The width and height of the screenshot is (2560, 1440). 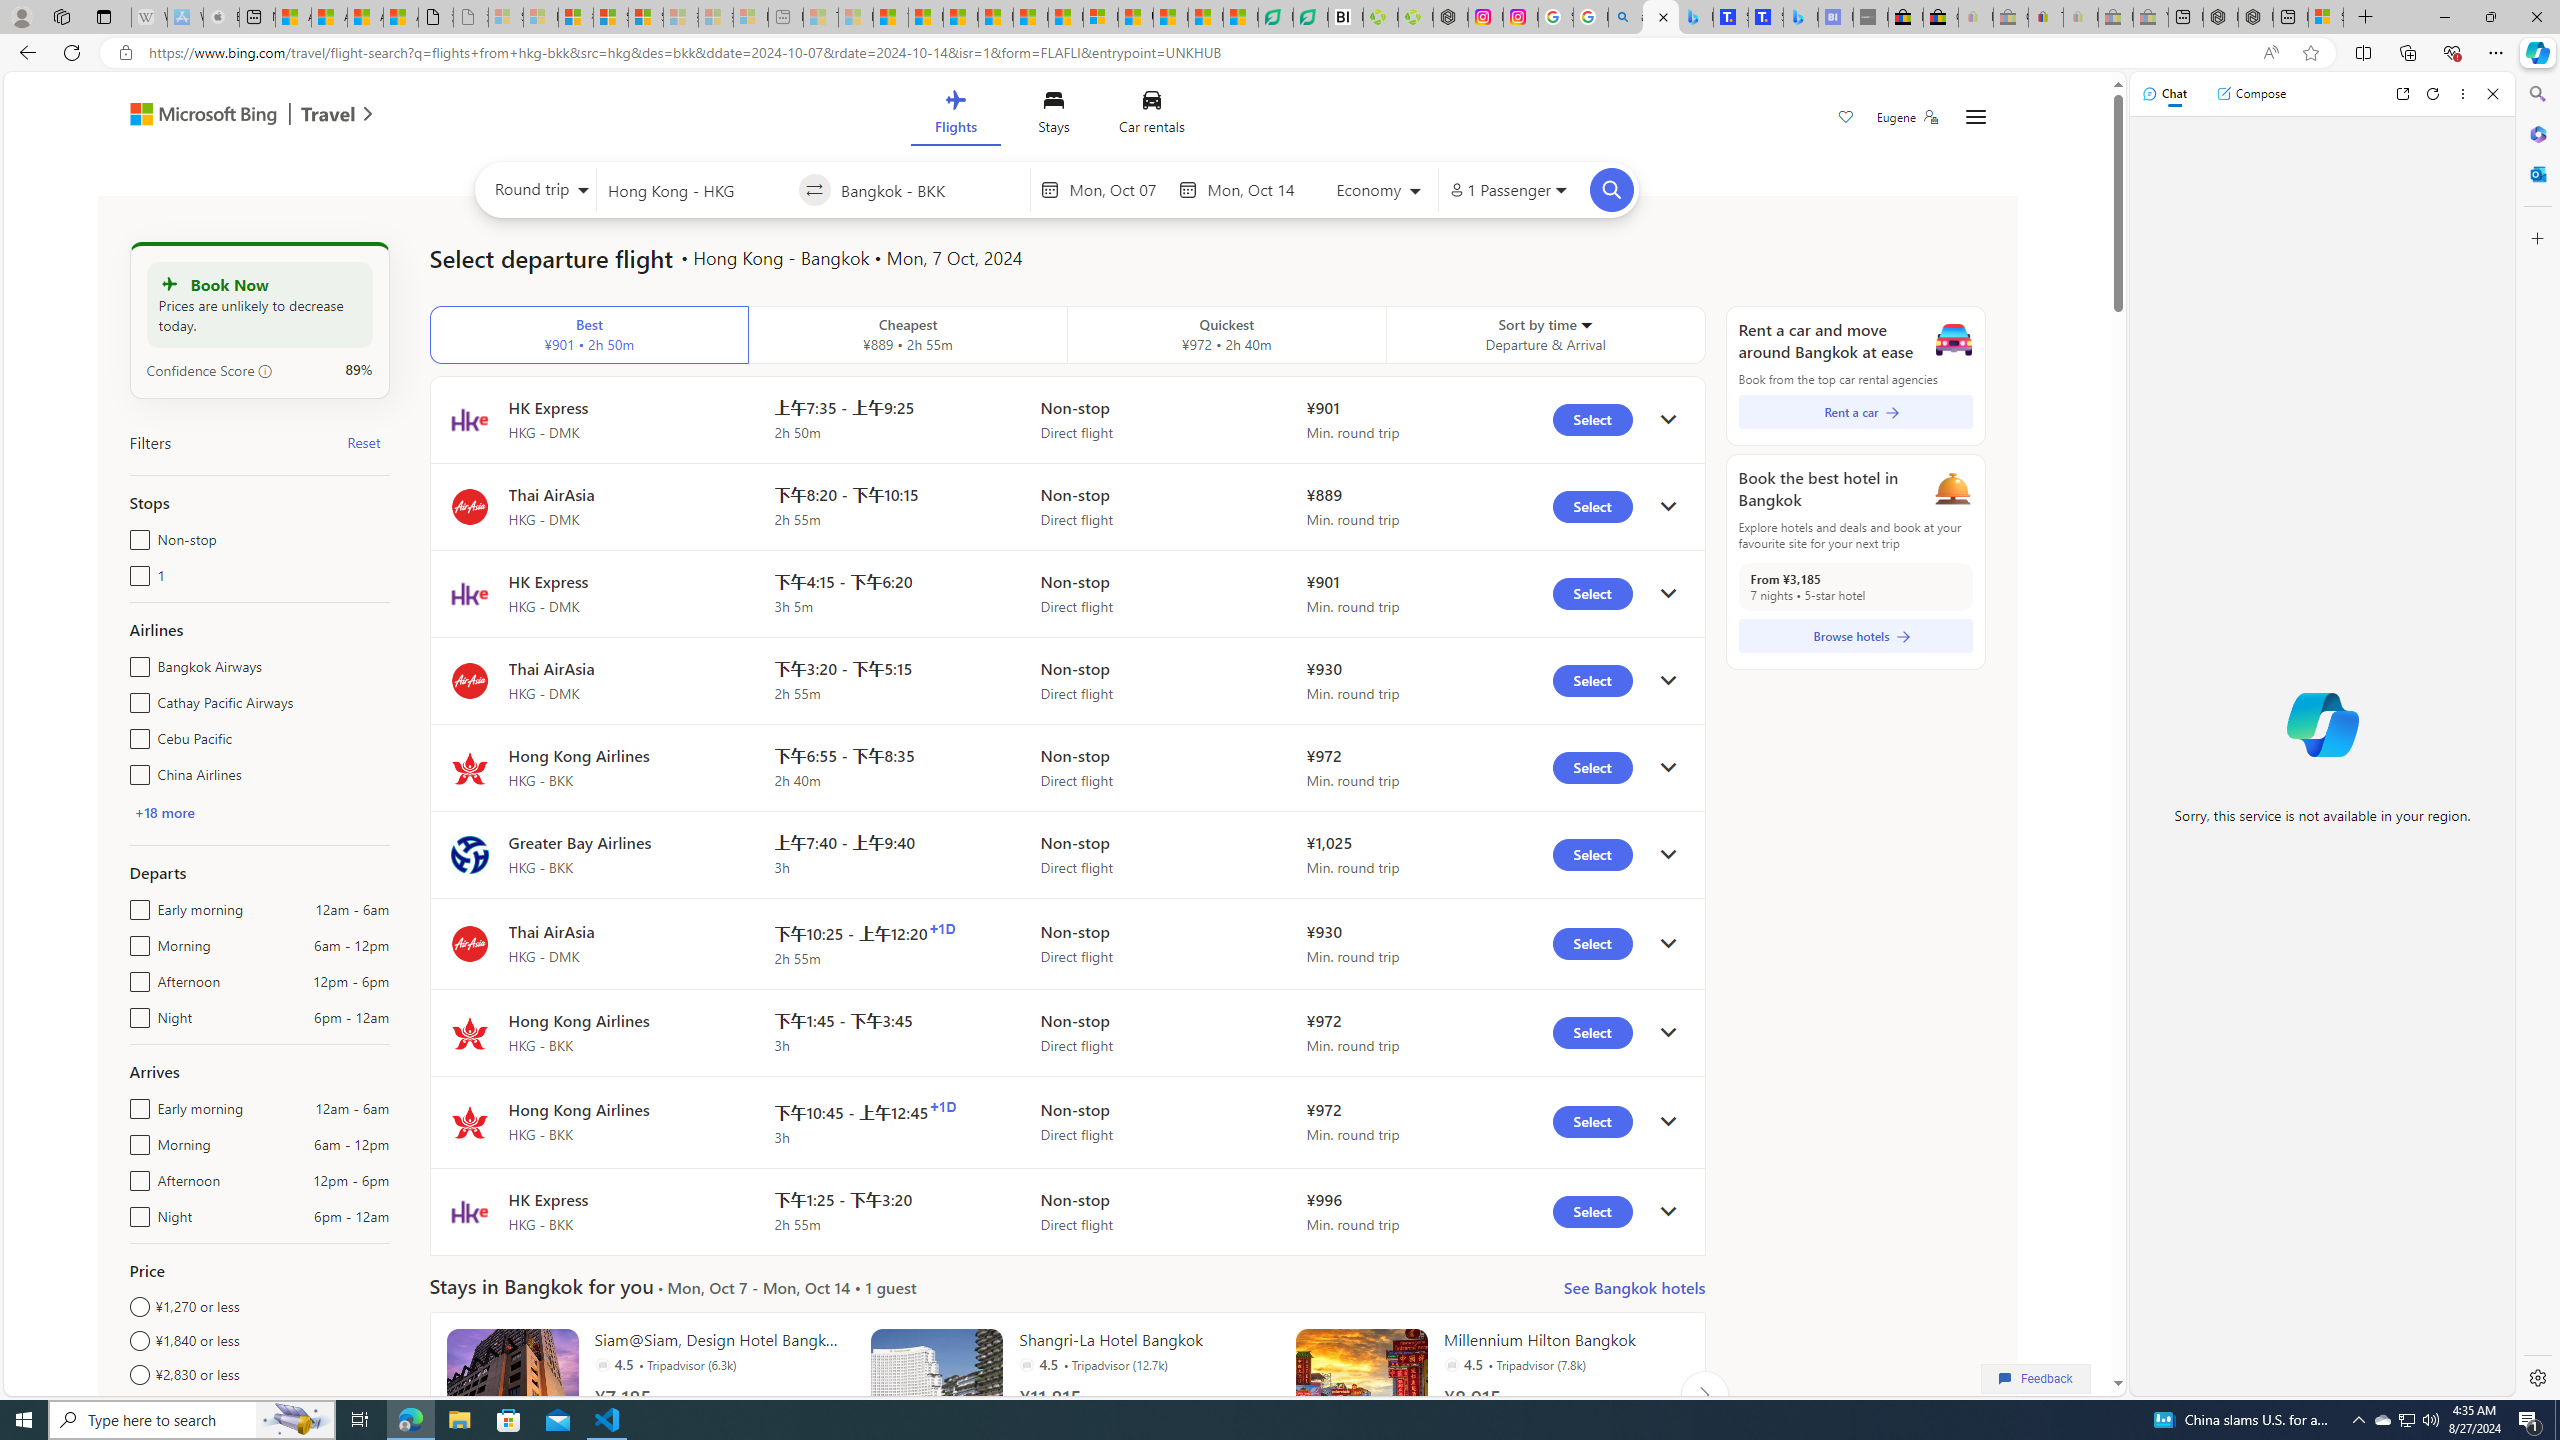 What do you see at coordinates (815, 189) in the screenshot?
I see `'Swap source and destination'` at bounding box center [815, 189].